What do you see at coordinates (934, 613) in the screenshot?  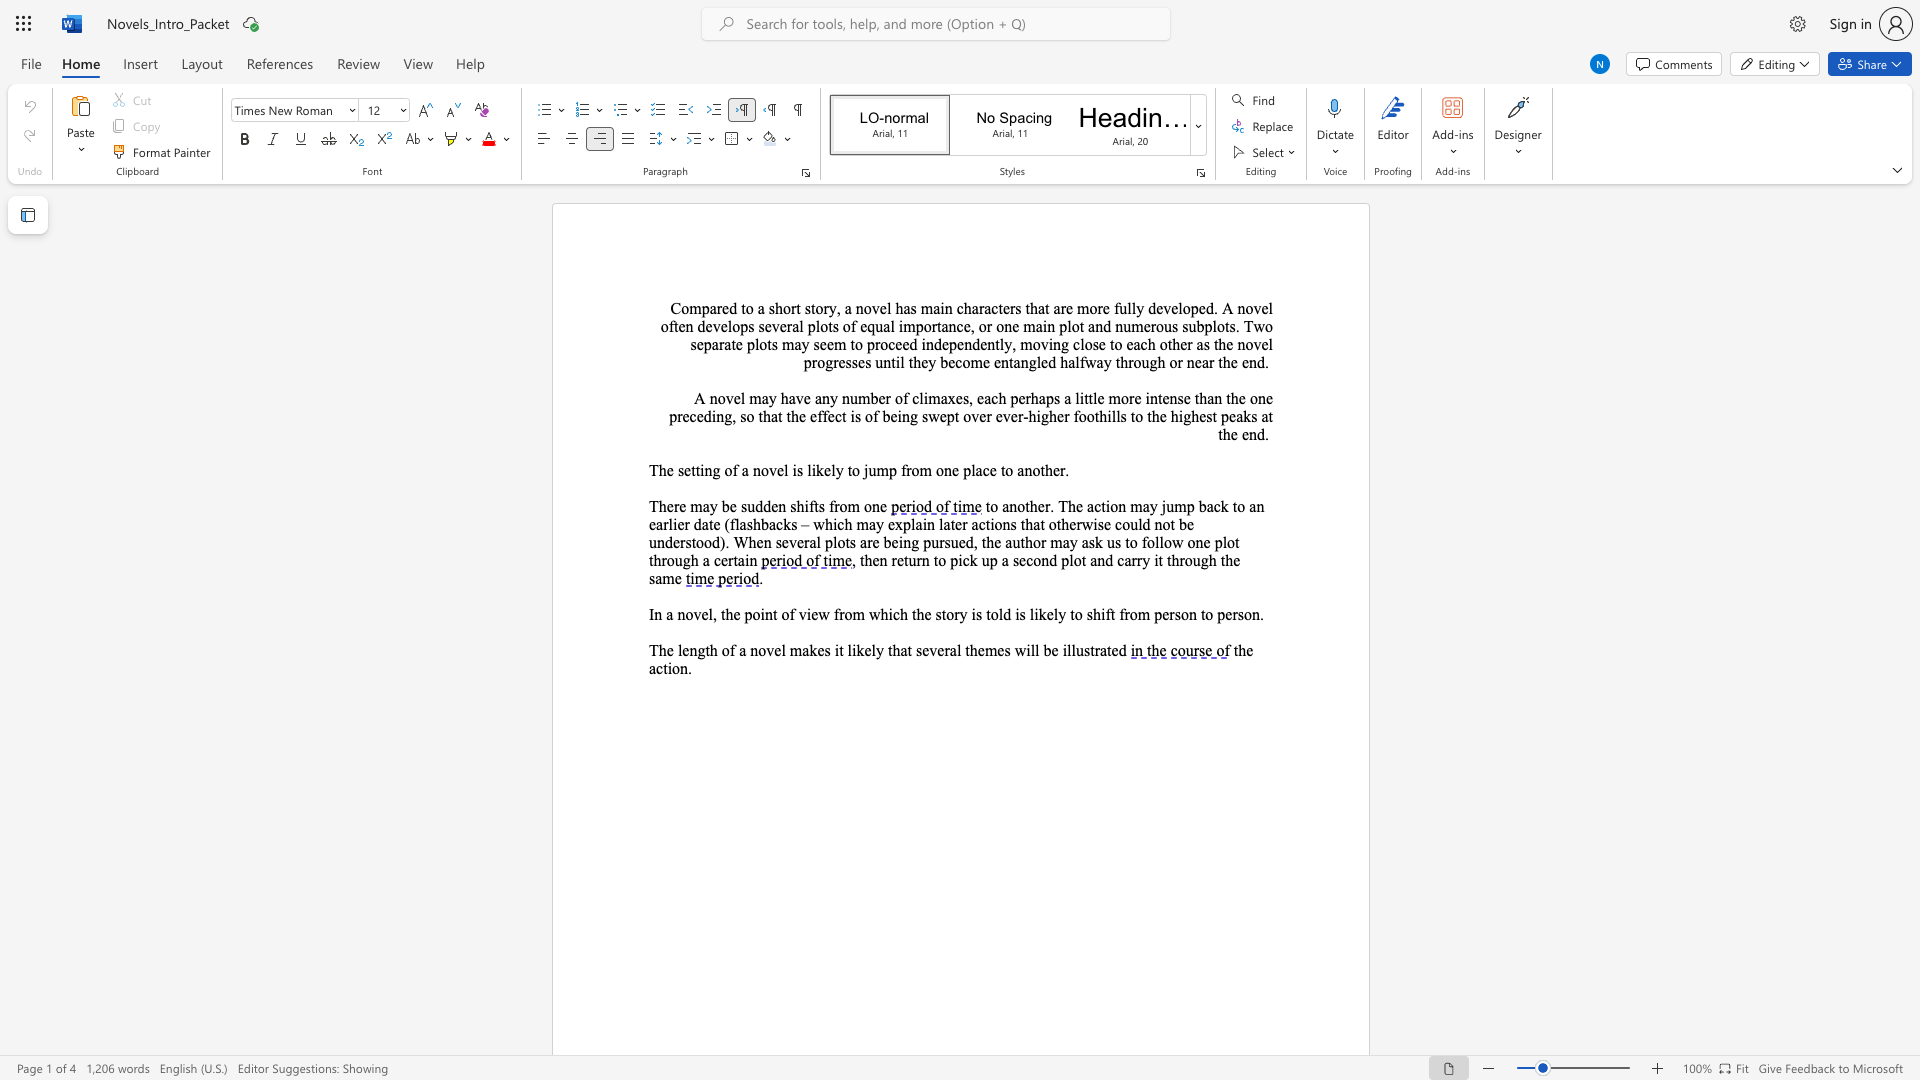 I see `the subset text "story is told is likely to shift from" within the text "In a novel, the point of view from which the story is told is likely to shift from person to person."` at bounding box center [934, 613].